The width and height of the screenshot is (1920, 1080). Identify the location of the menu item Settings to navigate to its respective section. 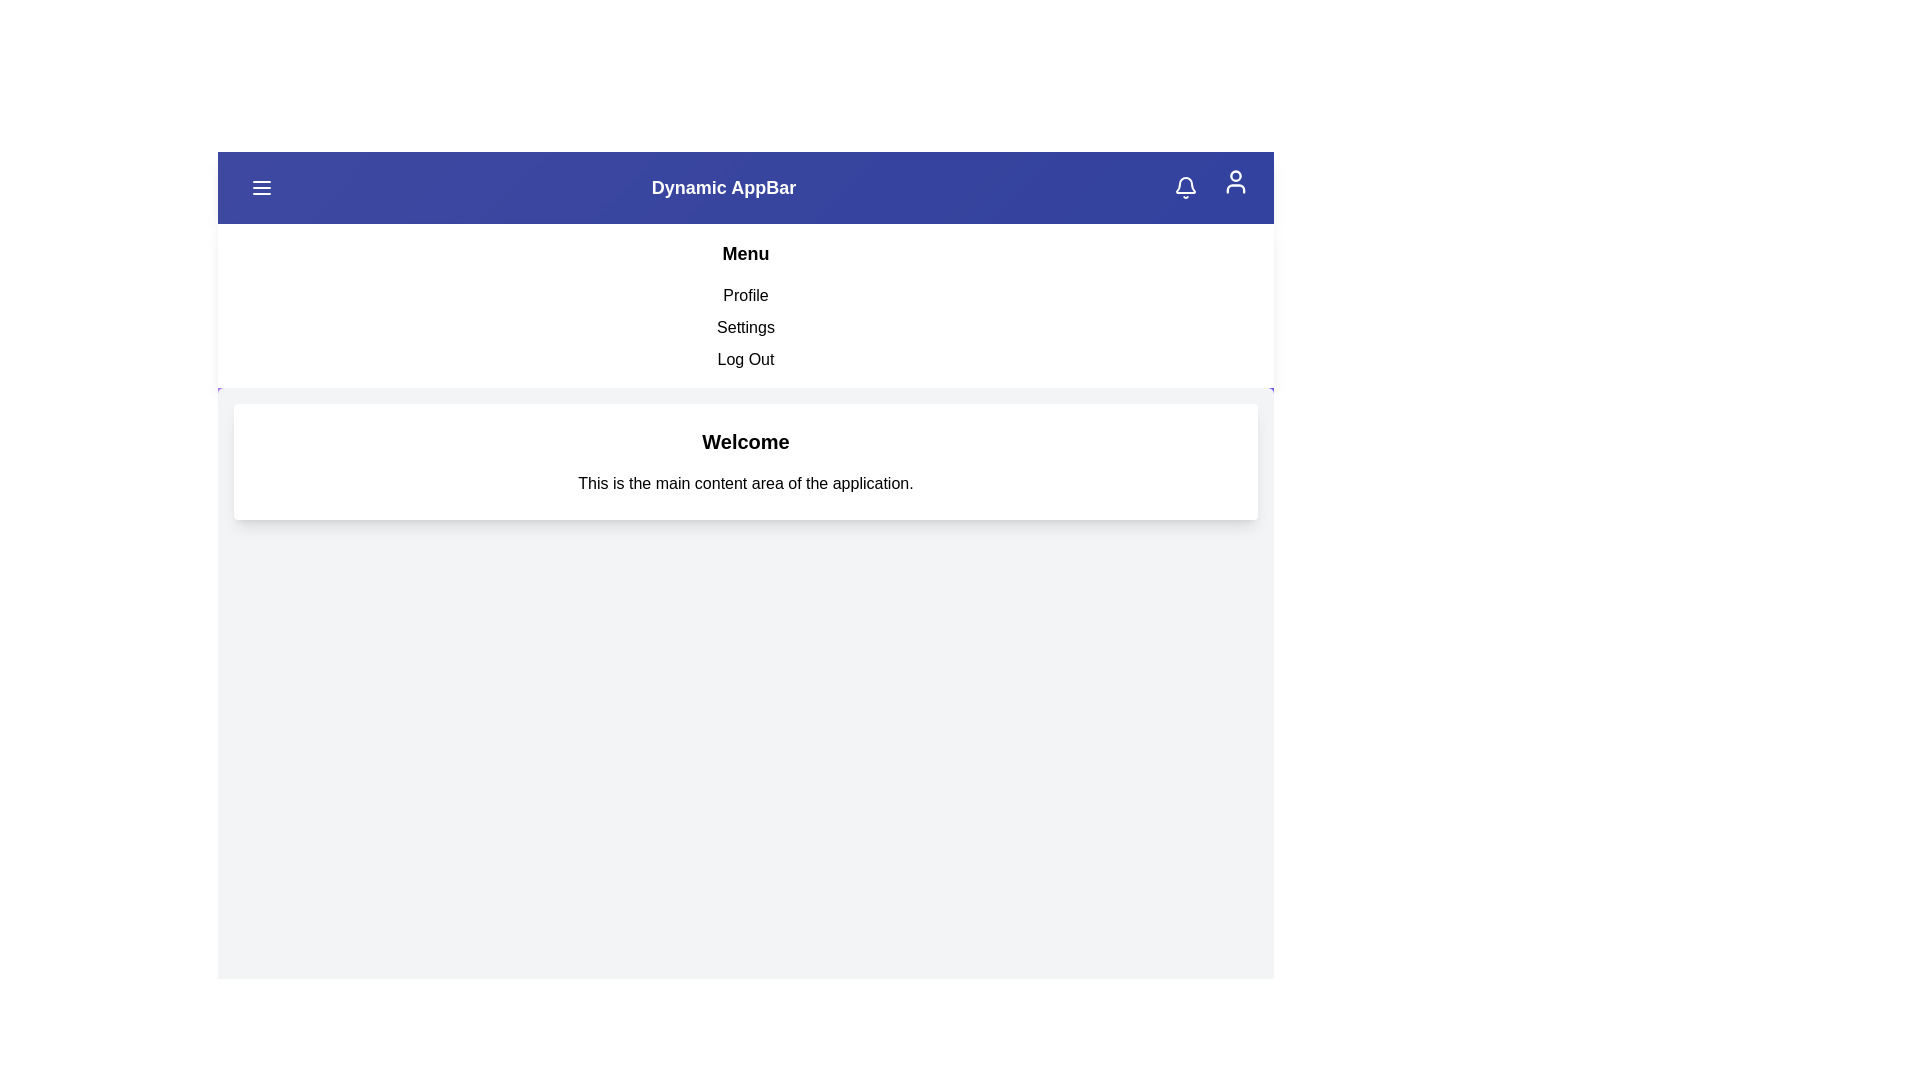
(744, 326).